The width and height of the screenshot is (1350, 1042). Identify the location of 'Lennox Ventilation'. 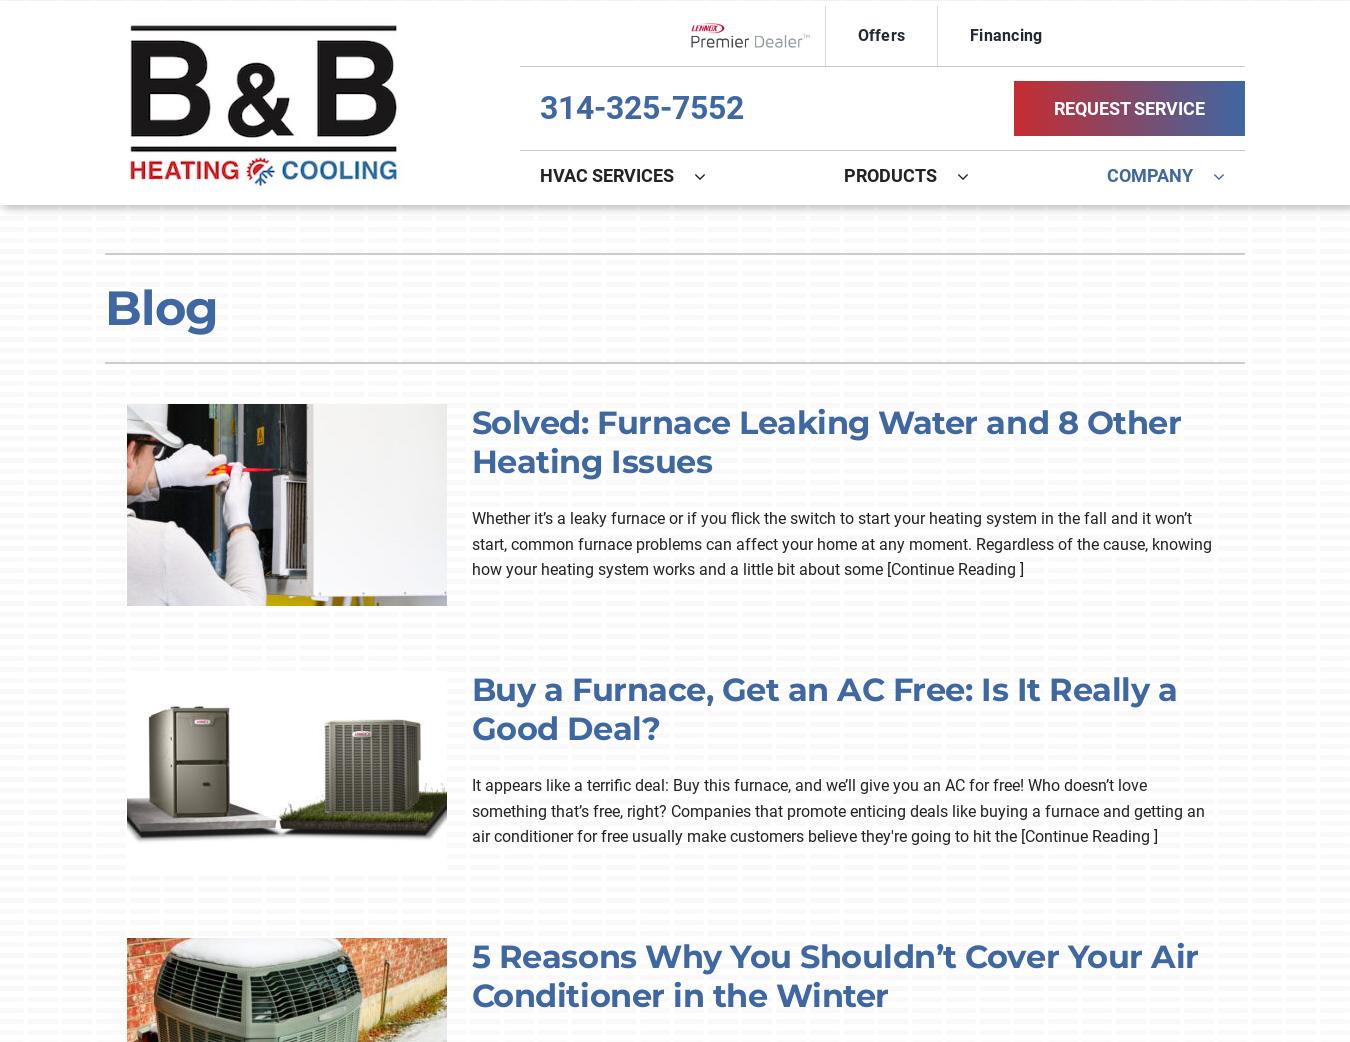
(504, 360).